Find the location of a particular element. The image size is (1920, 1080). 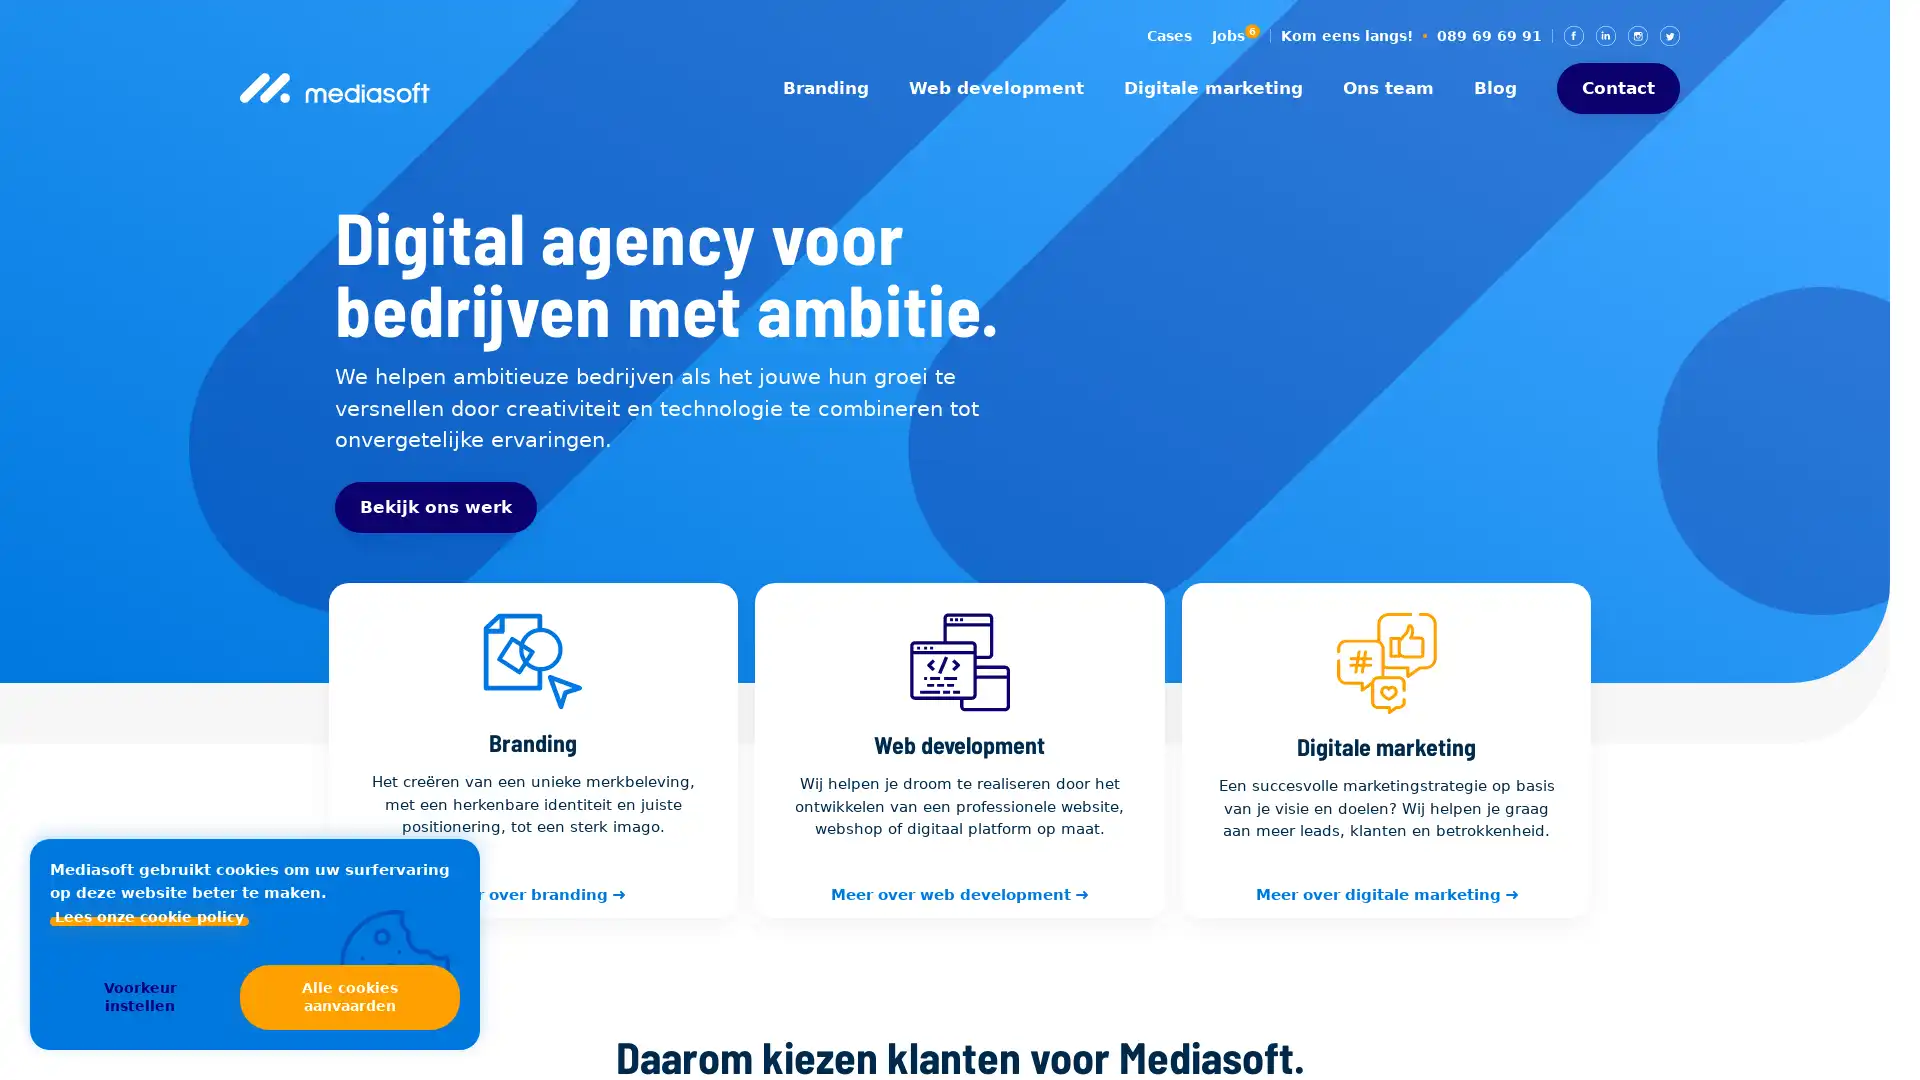

Lees onze cookie policy is located at coordinates (148, 917).